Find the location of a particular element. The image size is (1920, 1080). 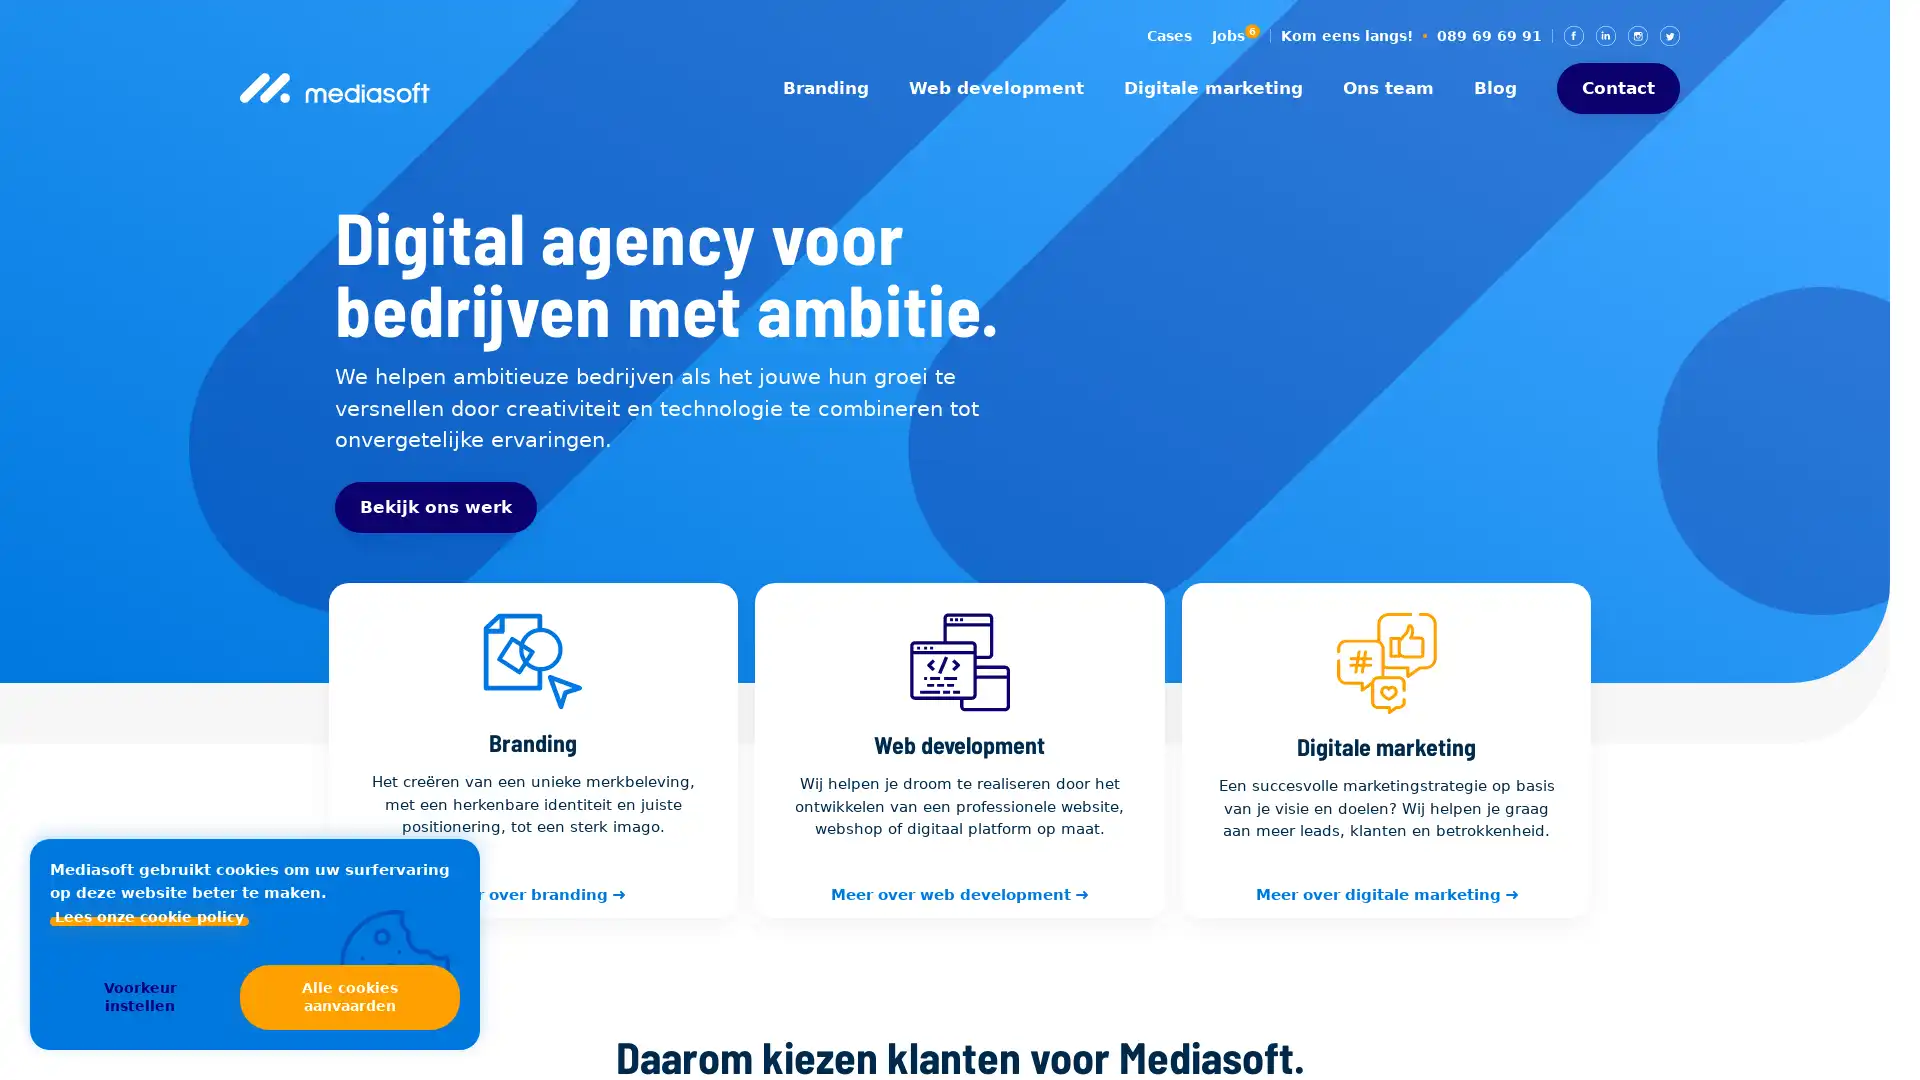

Lees onze cookie policy is located at coordinates (148, 917).